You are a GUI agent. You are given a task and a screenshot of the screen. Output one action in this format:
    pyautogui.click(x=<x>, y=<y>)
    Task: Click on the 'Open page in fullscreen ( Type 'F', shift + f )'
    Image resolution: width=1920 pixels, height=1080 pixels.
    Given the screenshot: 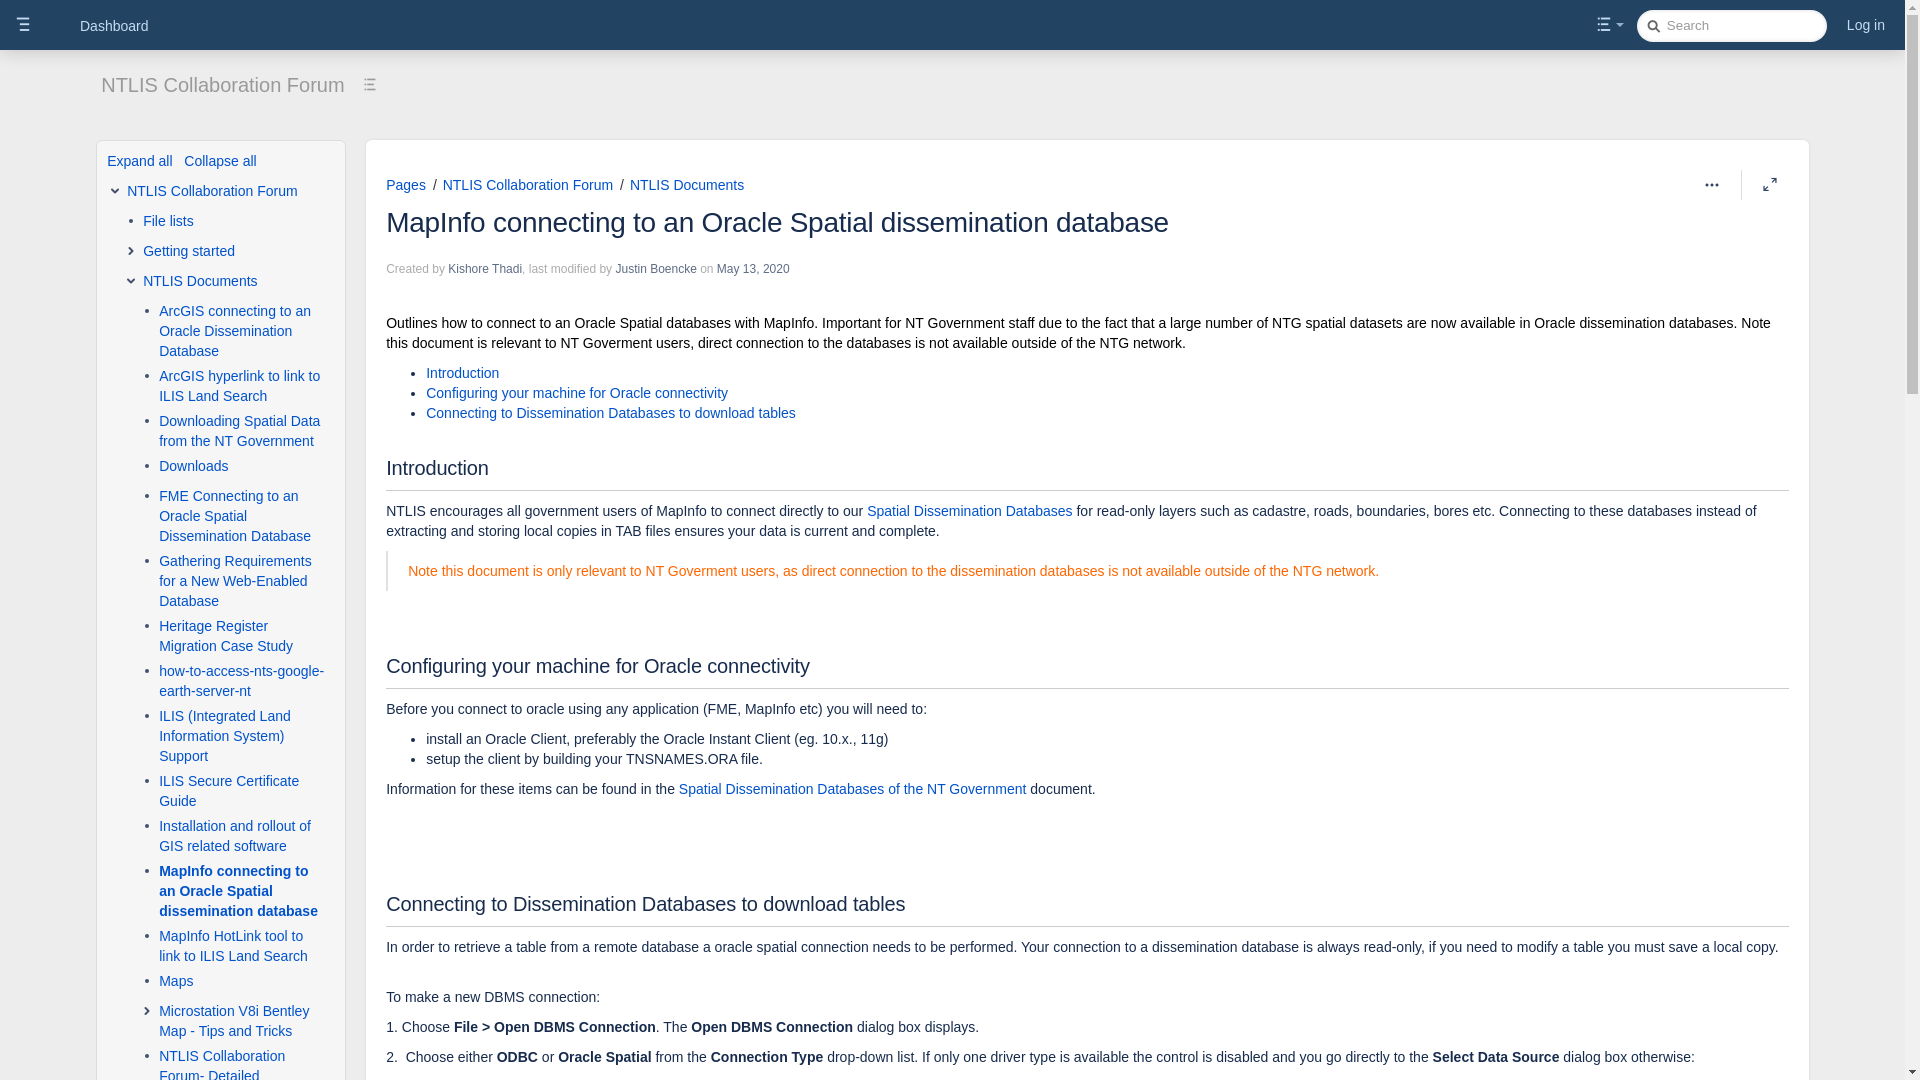 What is the action you would take?
    pyautogui.click(x=1770, y=185)
    